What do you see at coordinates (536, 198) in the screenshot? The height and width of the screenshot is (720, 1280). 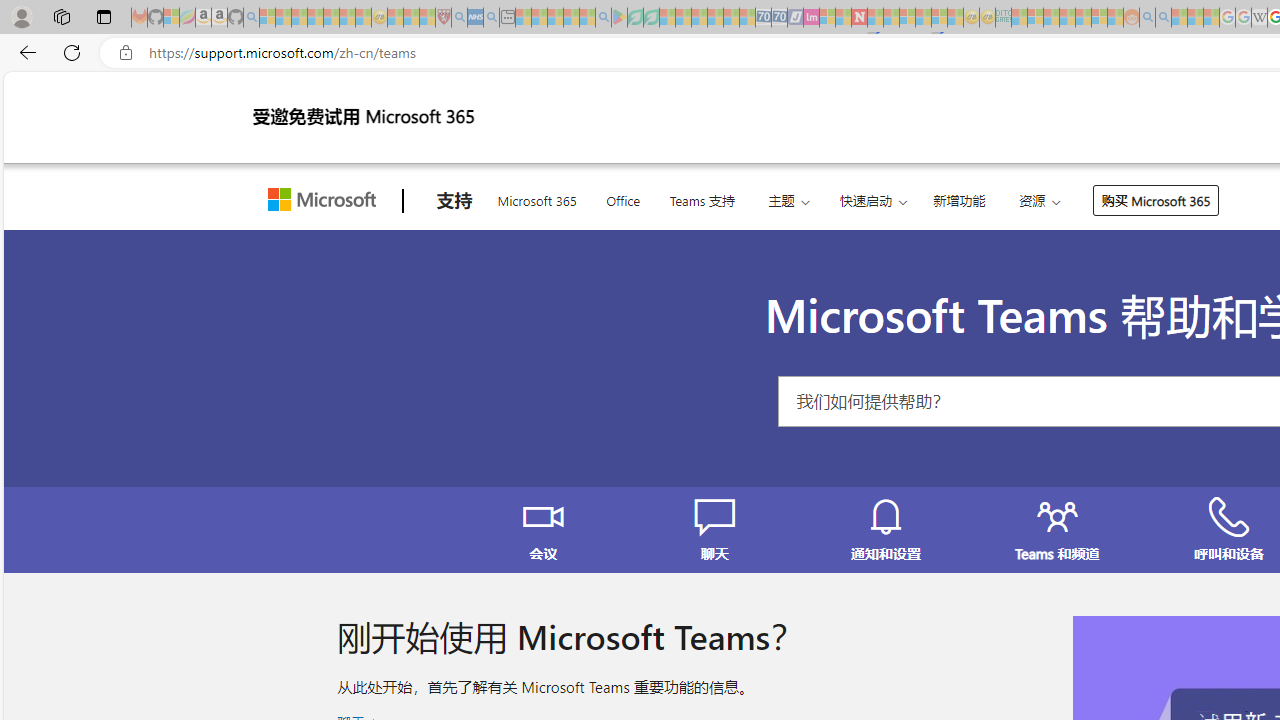 I see `'Microsoft 365'` at bounding box center [536, 198].